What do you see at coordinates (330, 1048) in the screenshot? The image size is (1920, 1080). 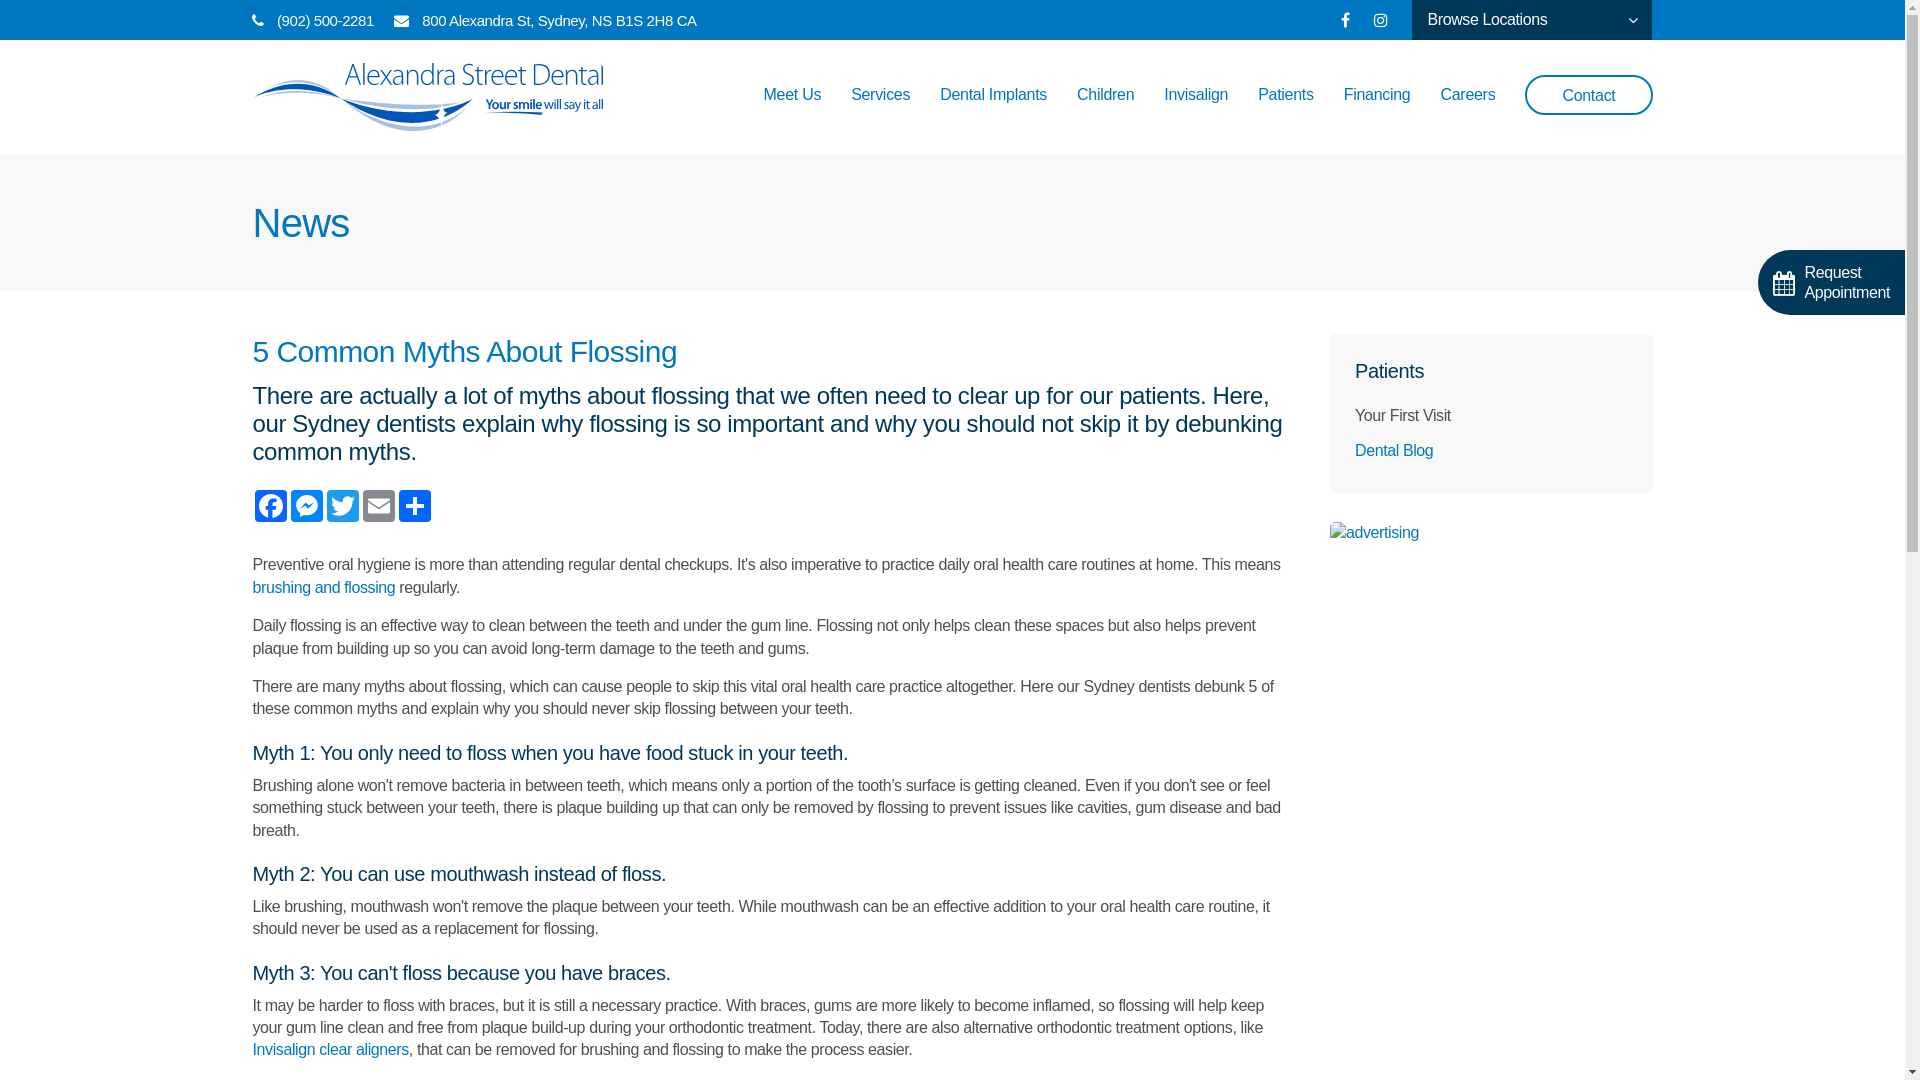 I see `'Invisalign clear aligners'` at bounding box center [330, 1048].